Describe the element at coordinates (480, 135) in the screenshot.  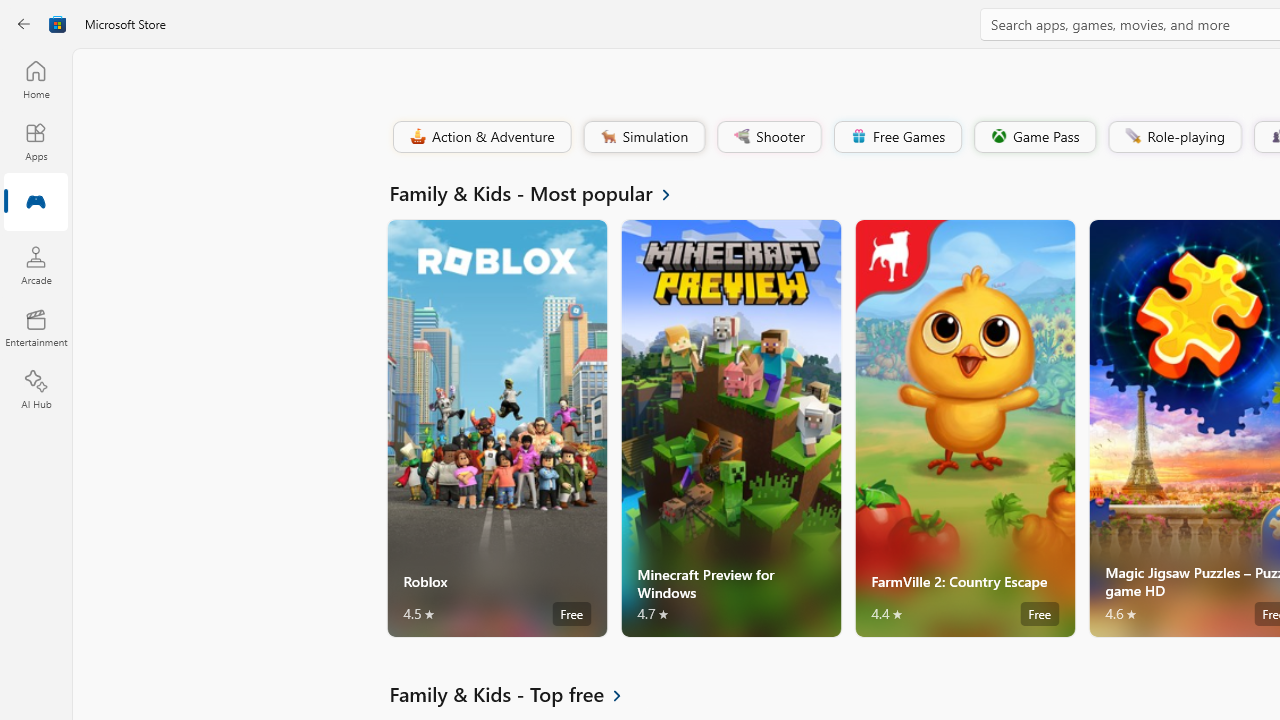
I see `'Action & Adventure'` at that location.